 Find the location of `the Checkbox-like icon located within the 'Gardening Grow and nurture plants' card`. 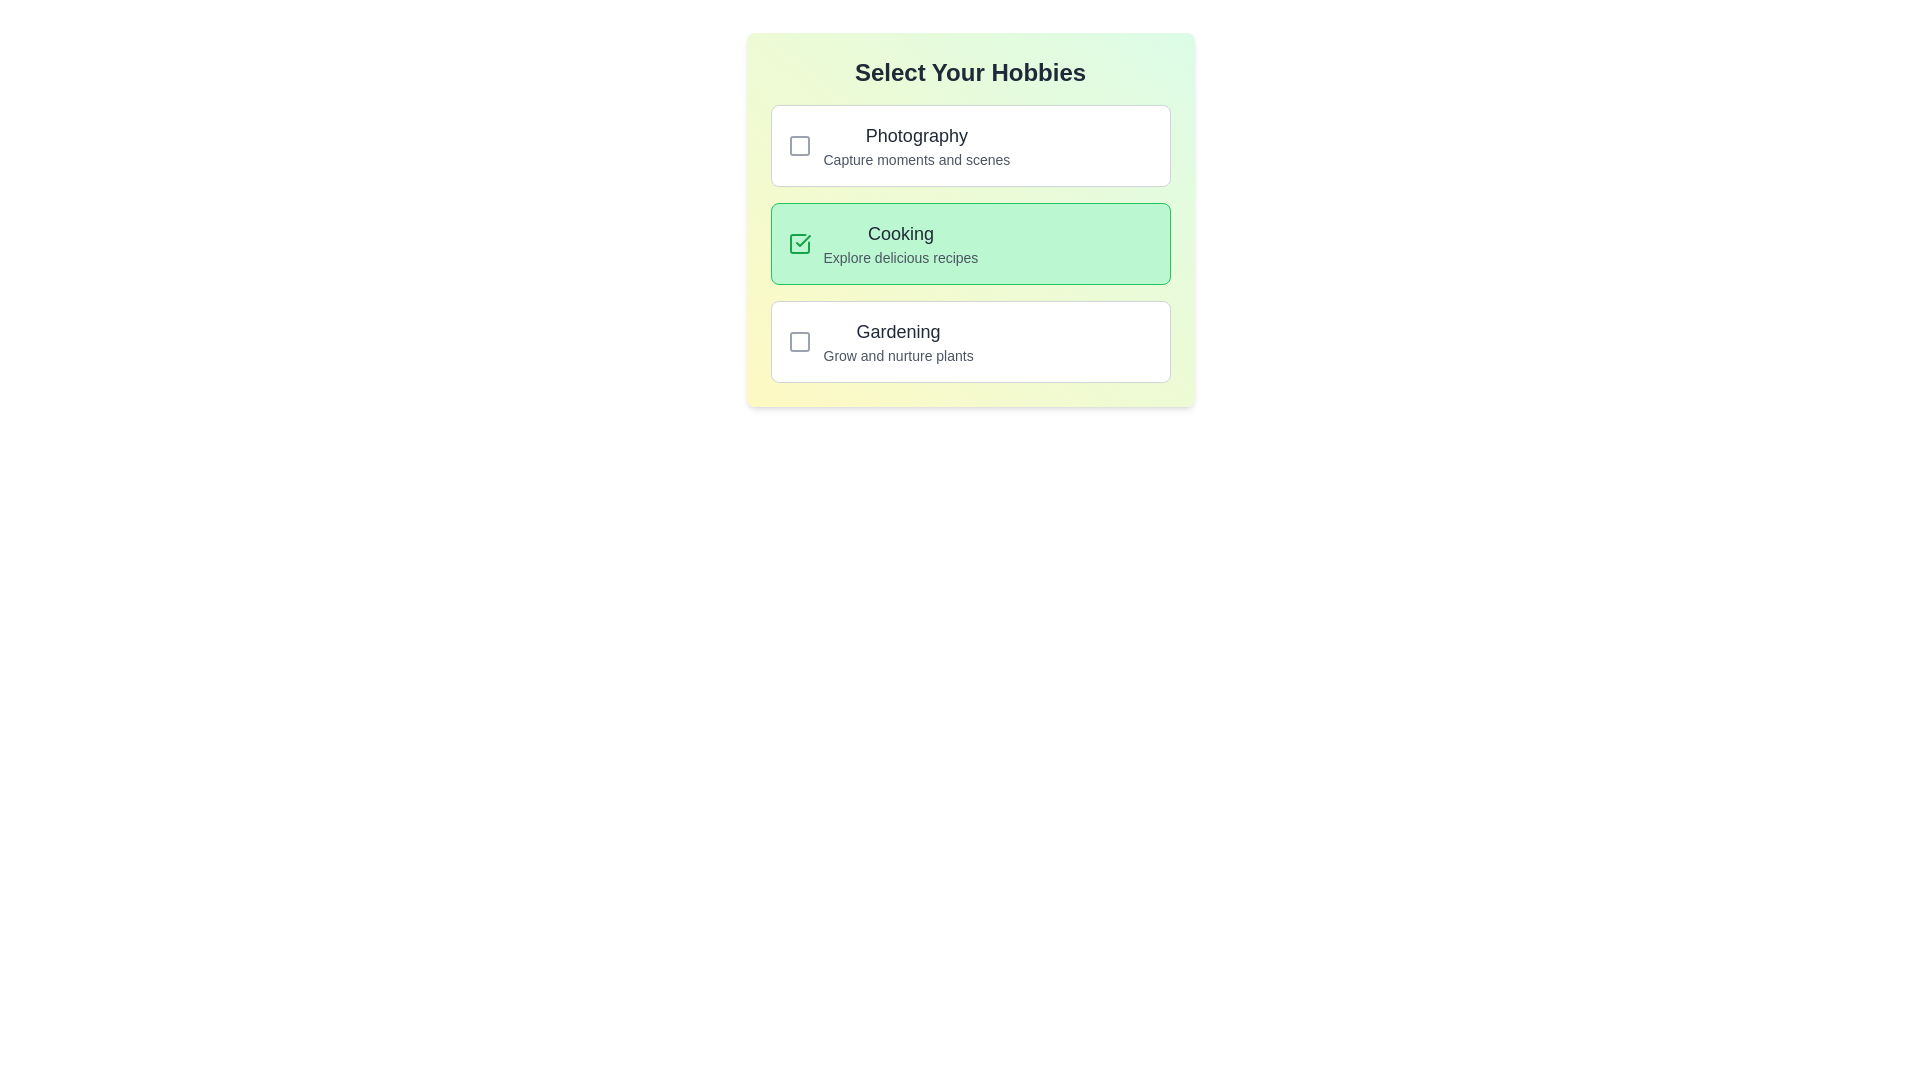

the Checkbox-like icon located within the 'Gardening Grow and nurture plants' card is located at coordinates (798, 341).